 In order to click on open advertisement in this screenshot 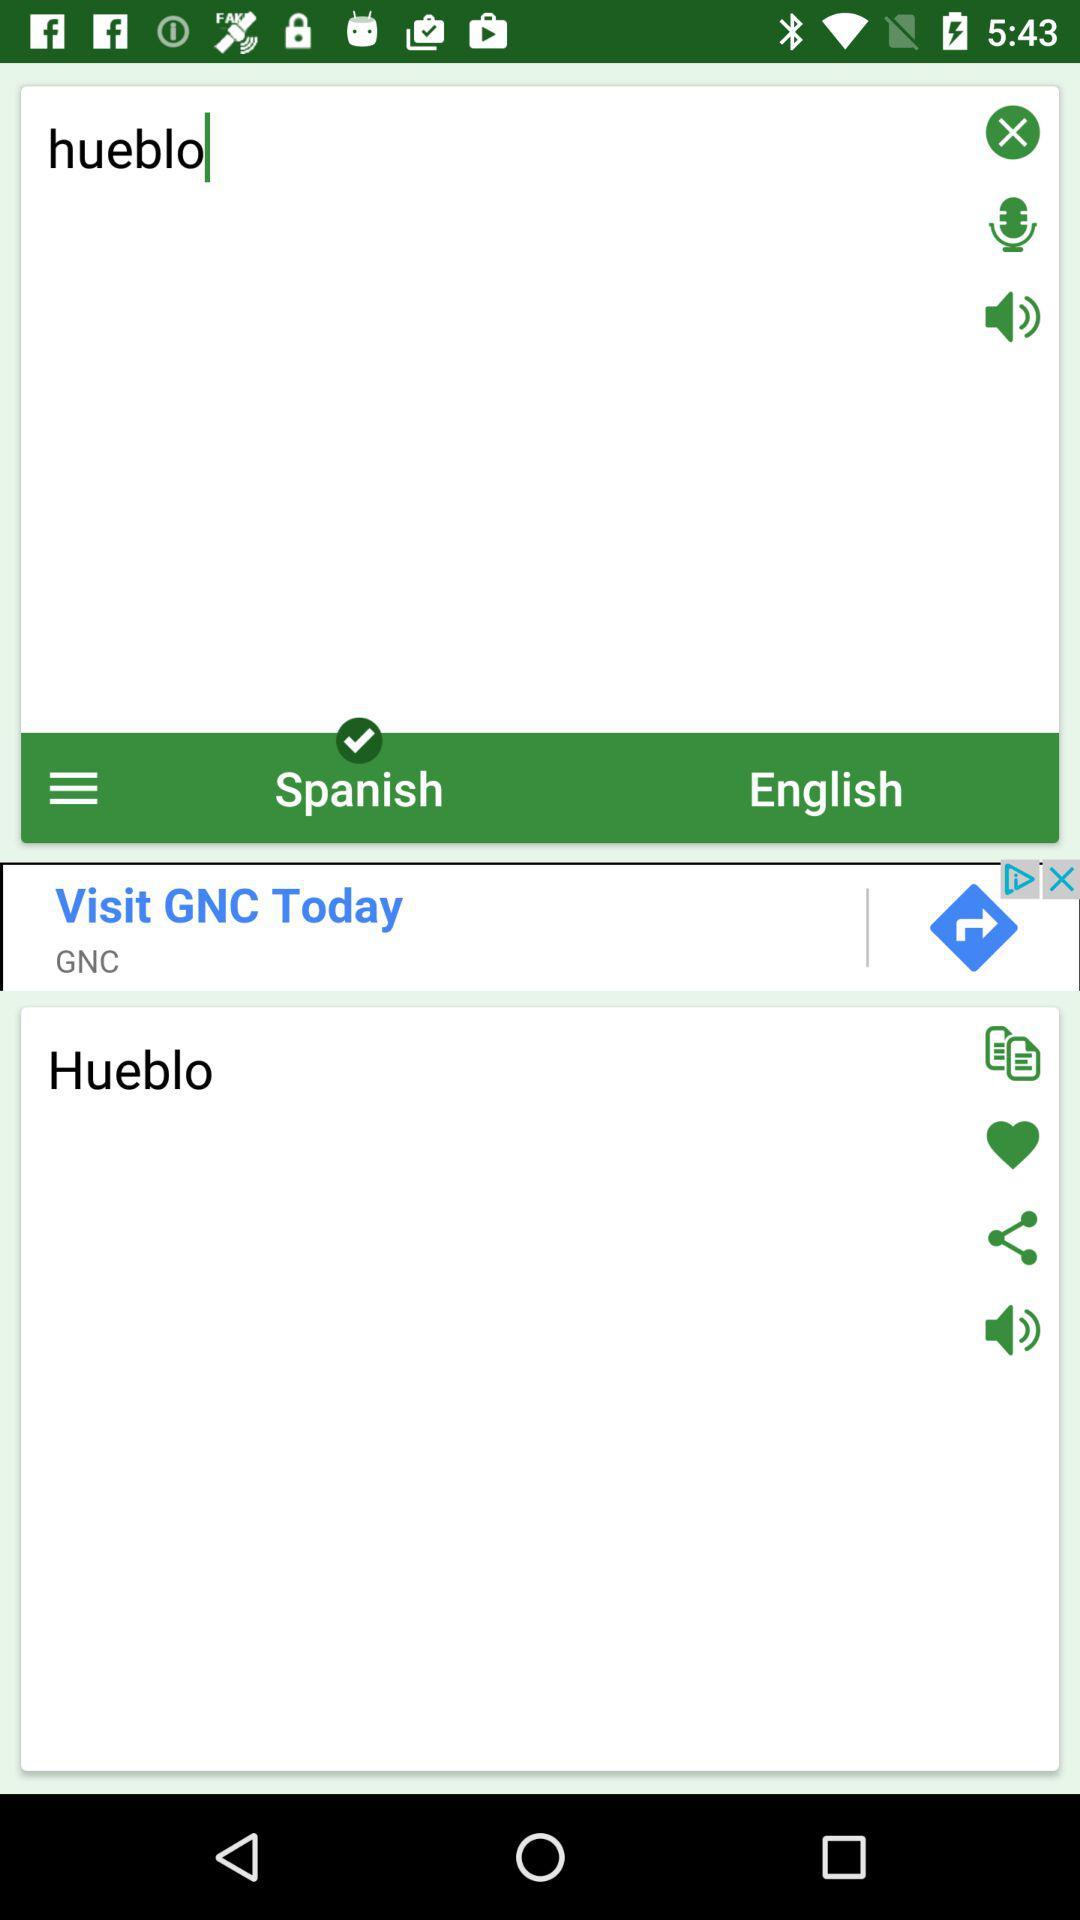, I will do `click(540, 924)`.